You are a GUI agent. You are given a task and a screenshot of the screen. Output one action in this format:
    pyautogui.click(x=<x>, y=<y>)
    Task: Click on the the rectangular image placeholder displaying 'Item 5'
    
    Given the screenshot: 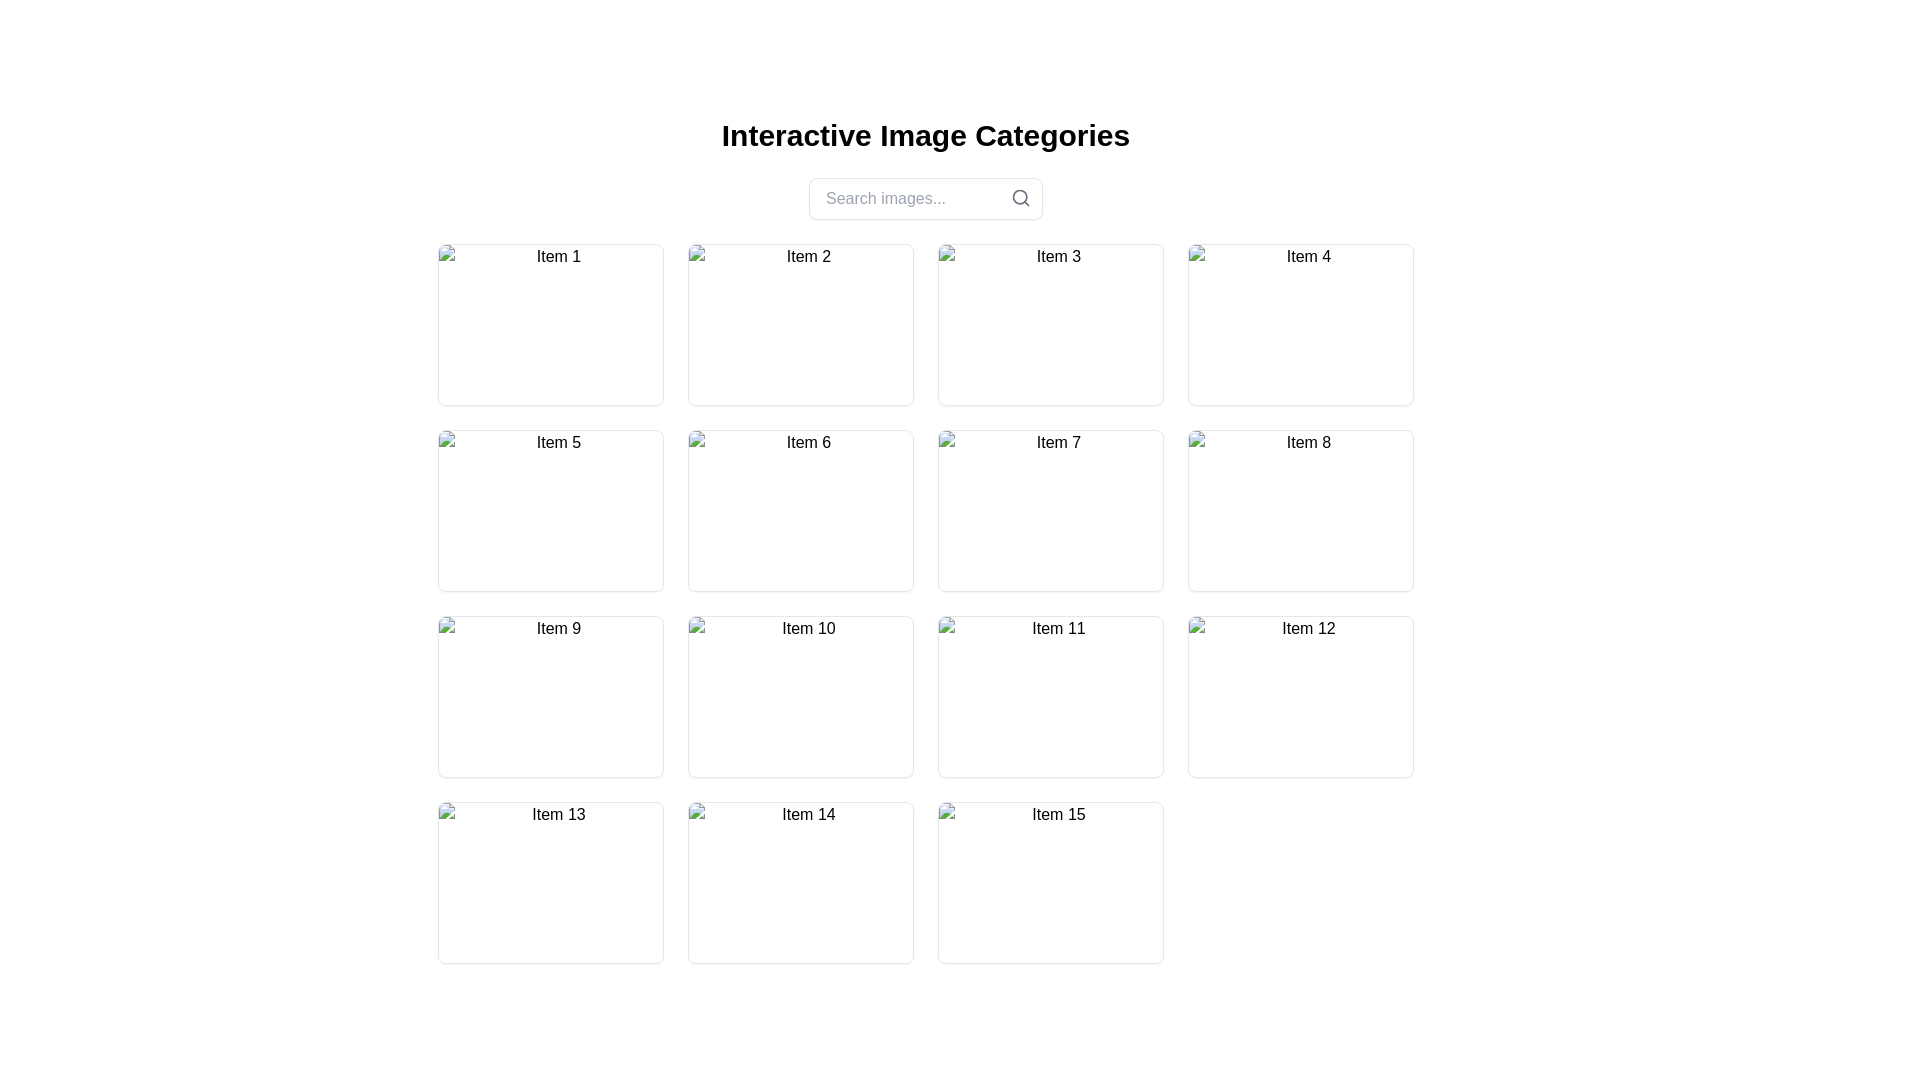 What is the action you would take?
    pyautogui.click(x=551, y=509)
    